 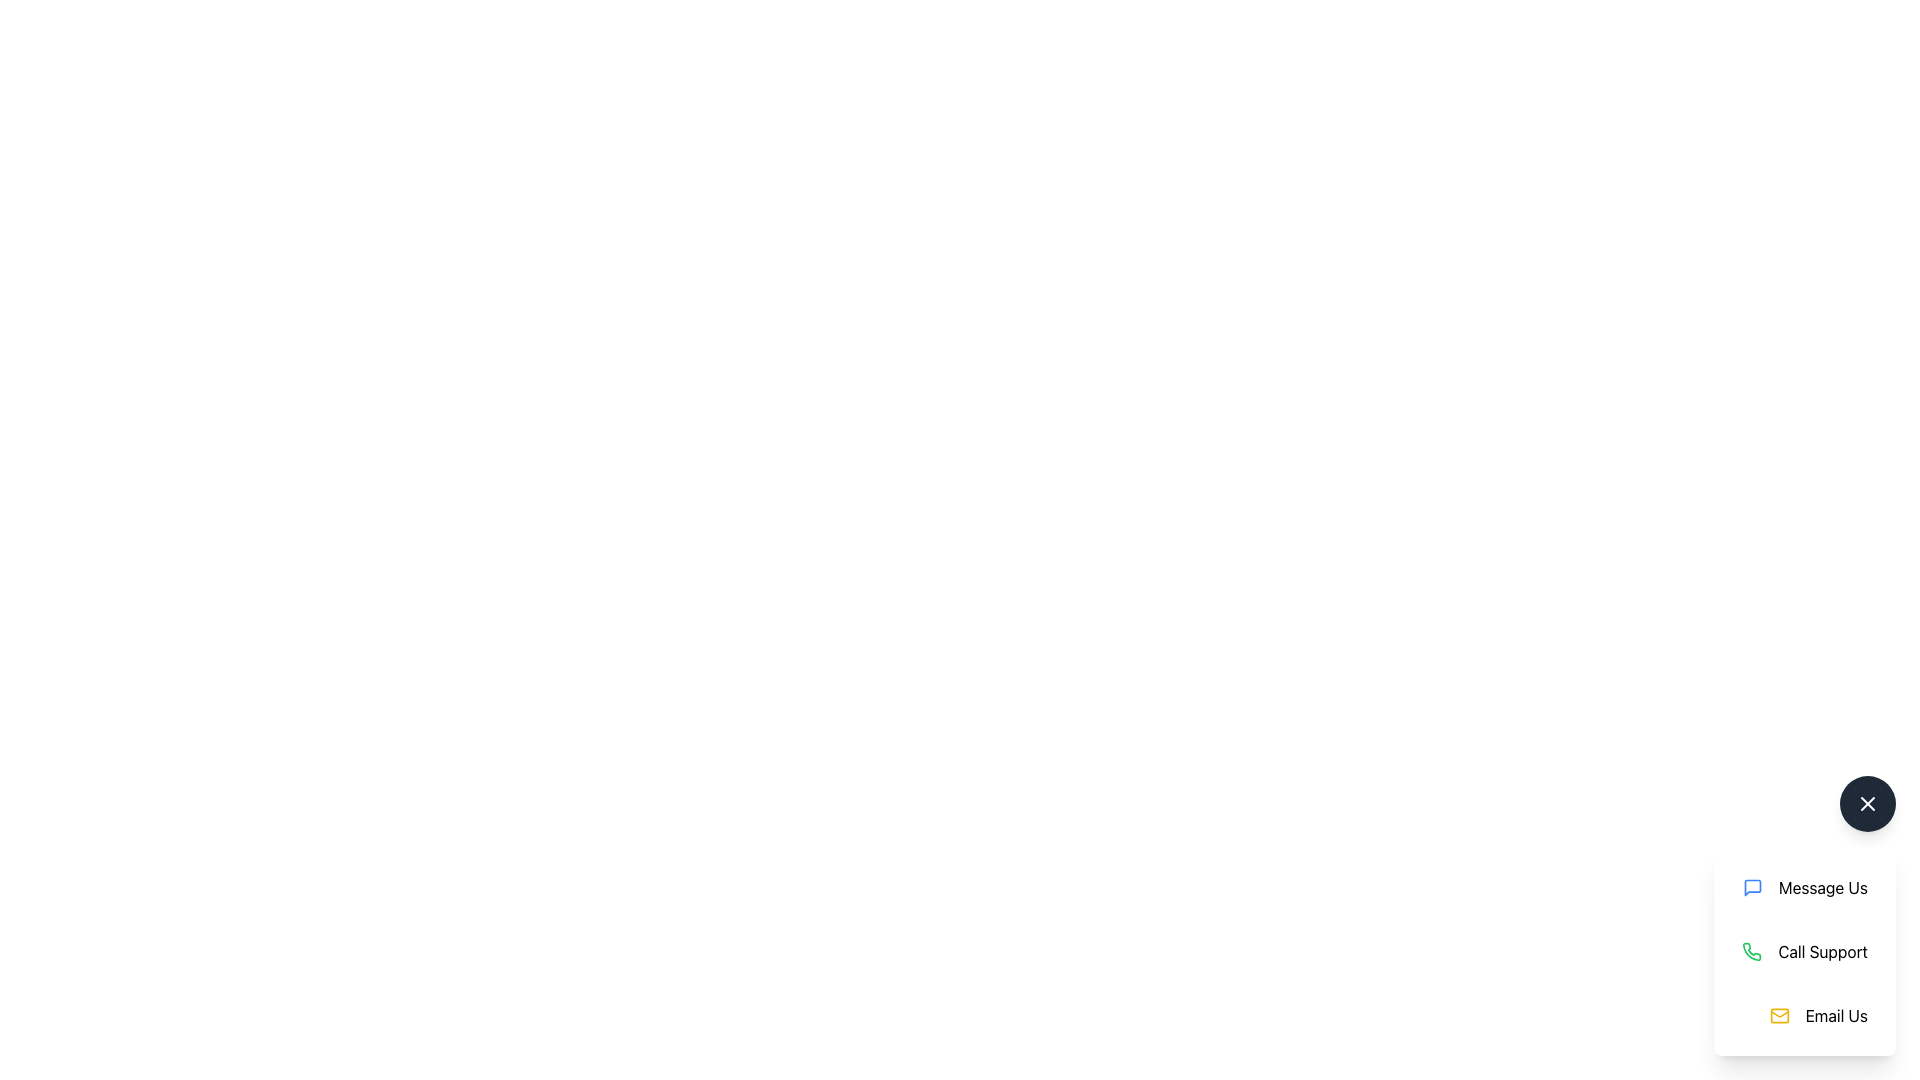 I want to click on the 'Call Support' button, which is the second interactive item in a vertical list, featuring a green phone icon and a text label that changes color on hover, so click(x=1805, y=951).